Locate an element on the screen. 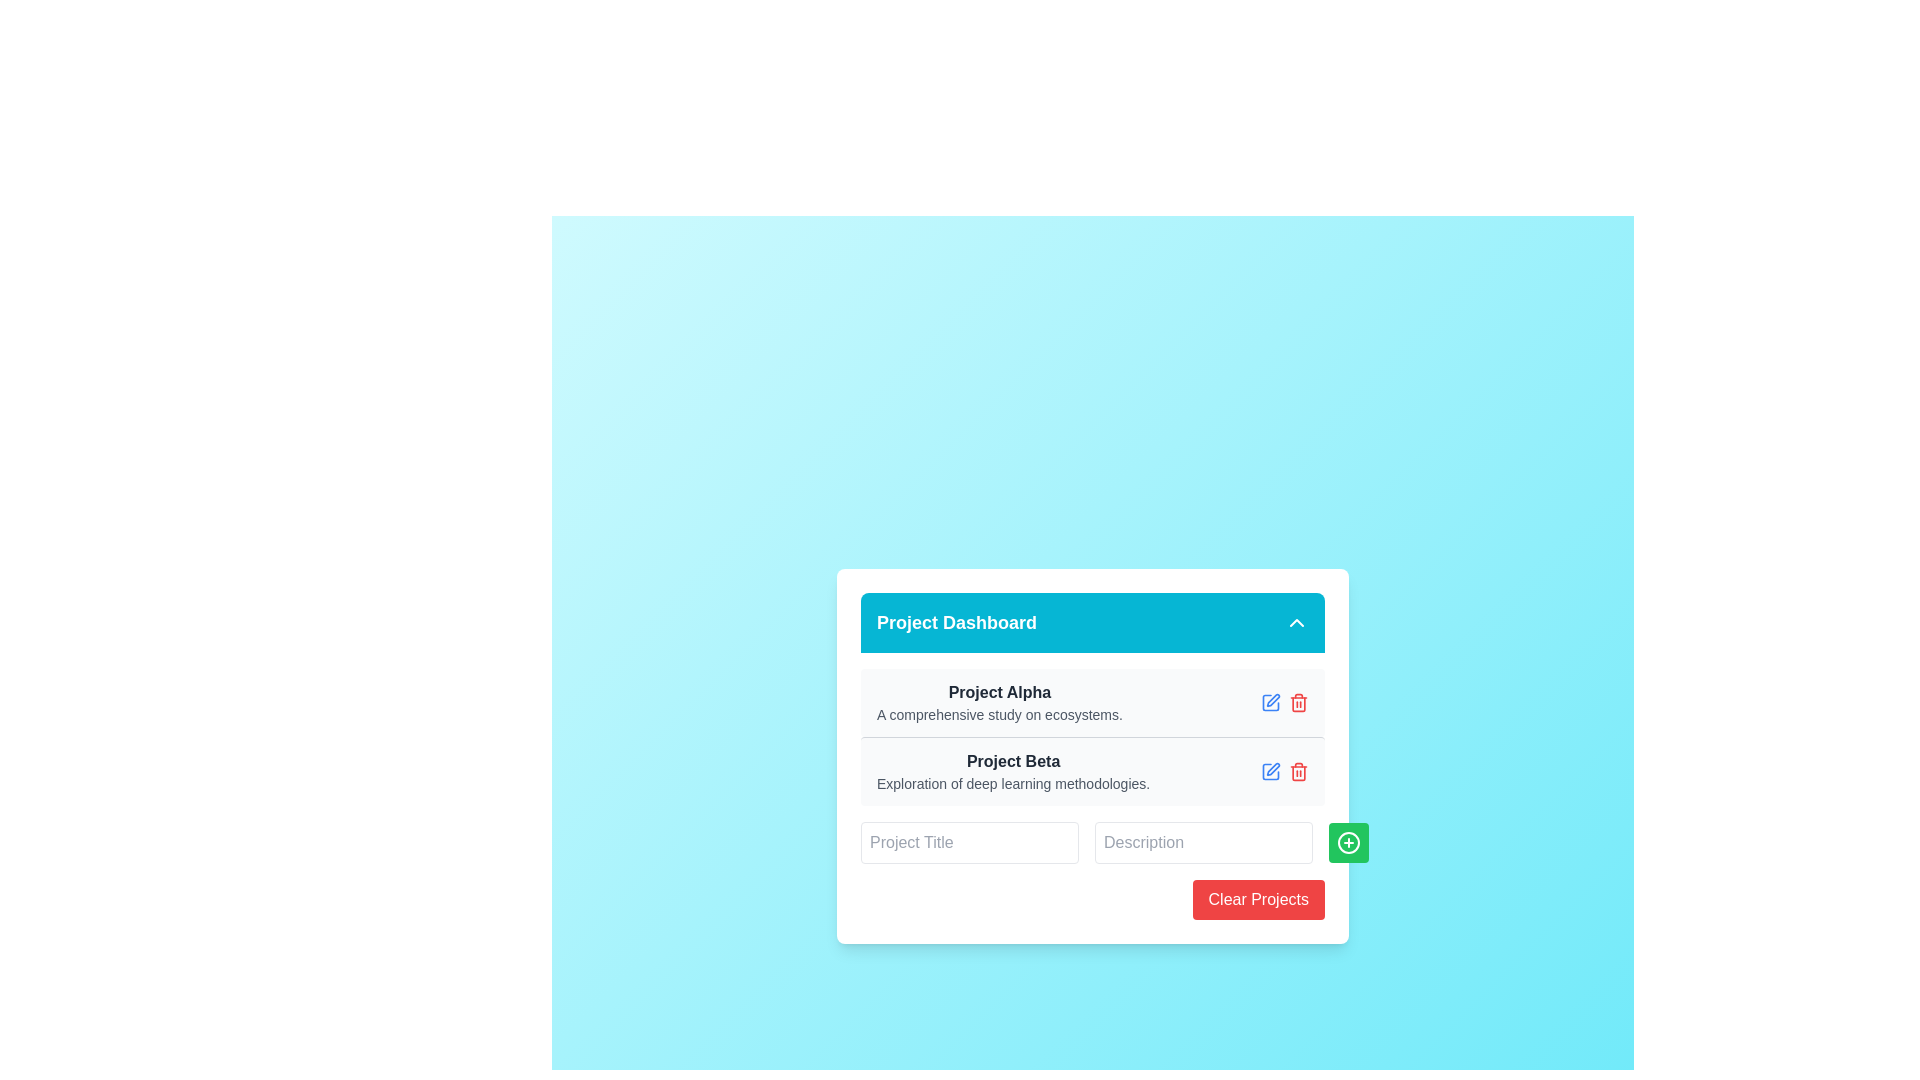 The width and height of the screenshot is (1920, 1080). the circular green button with a white plus sign in the center, located near the bottom-right corner of the inner card interface, to initiate an action is located at coordinates (1348, 842).